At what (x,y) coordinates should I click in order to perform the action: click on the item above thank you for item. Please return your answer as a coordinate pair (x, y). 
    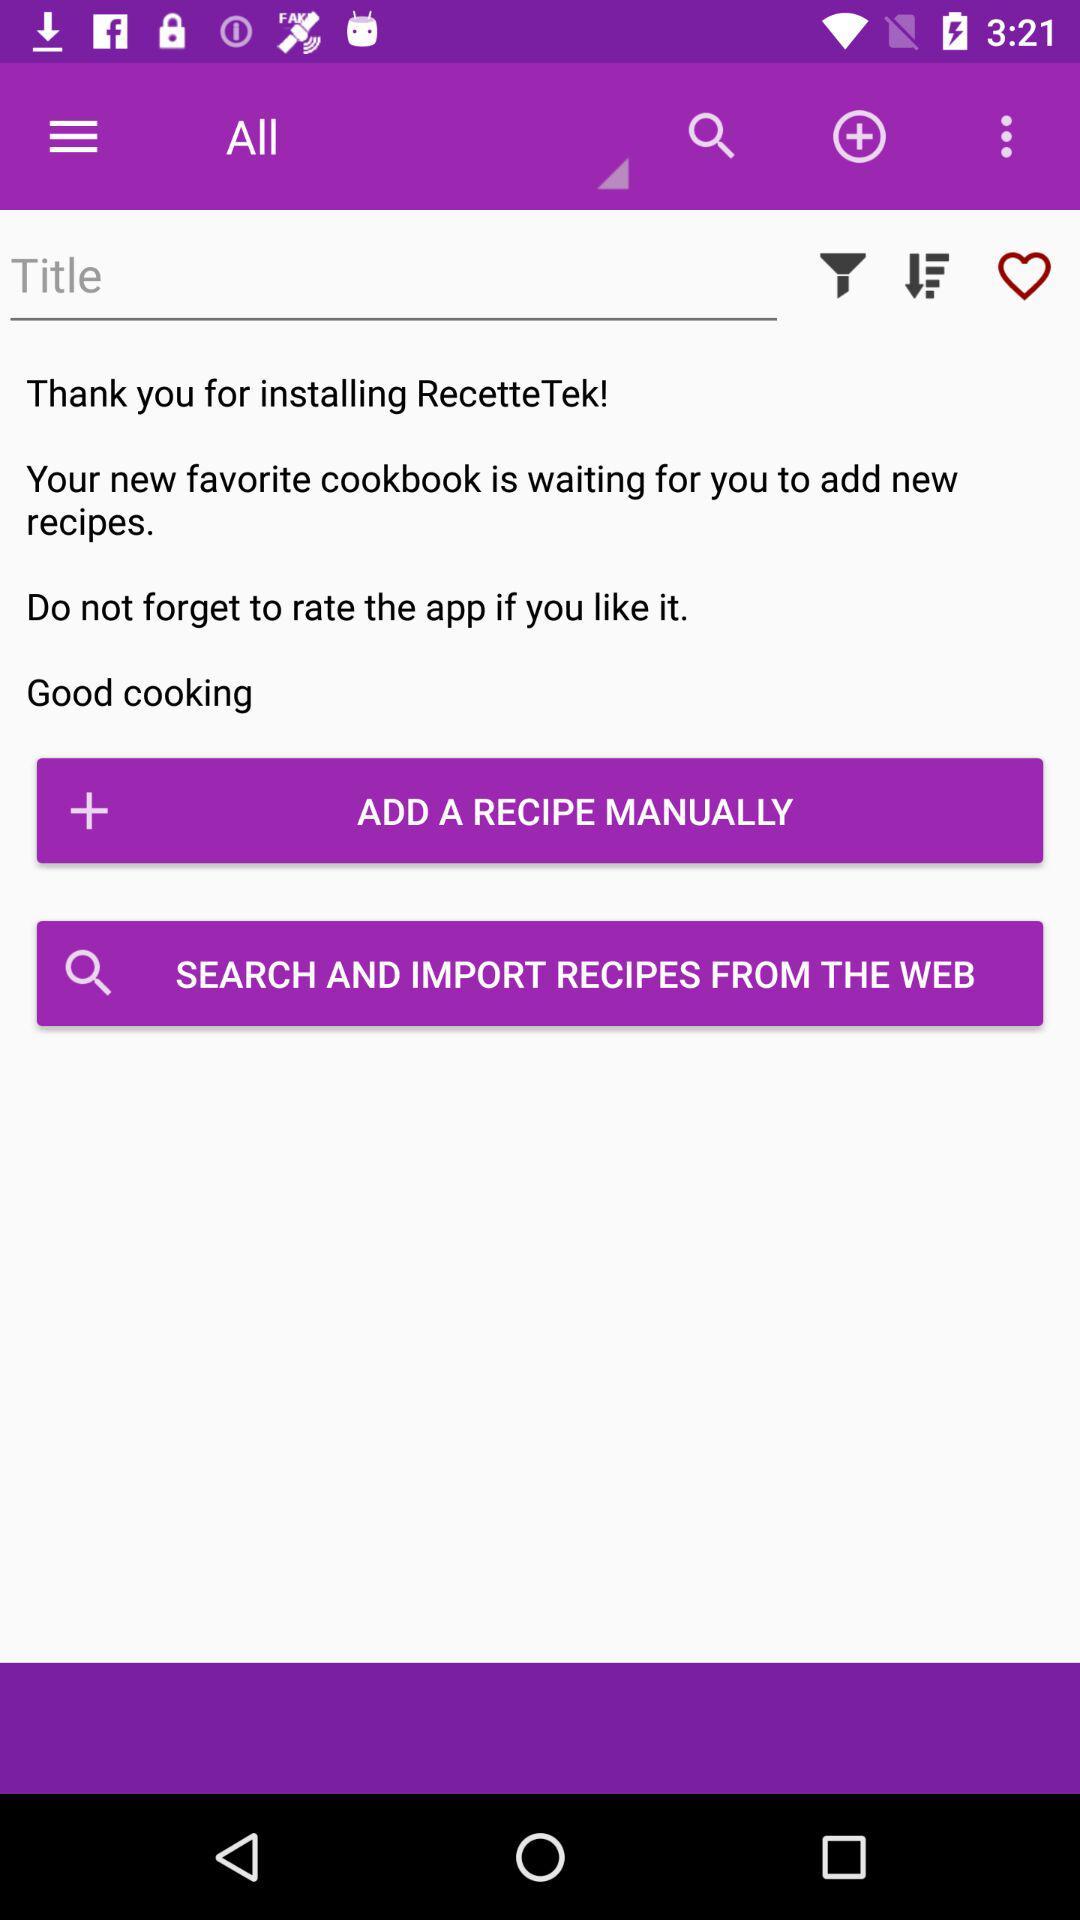
    Looking at the image, I should click on (1024, 274).